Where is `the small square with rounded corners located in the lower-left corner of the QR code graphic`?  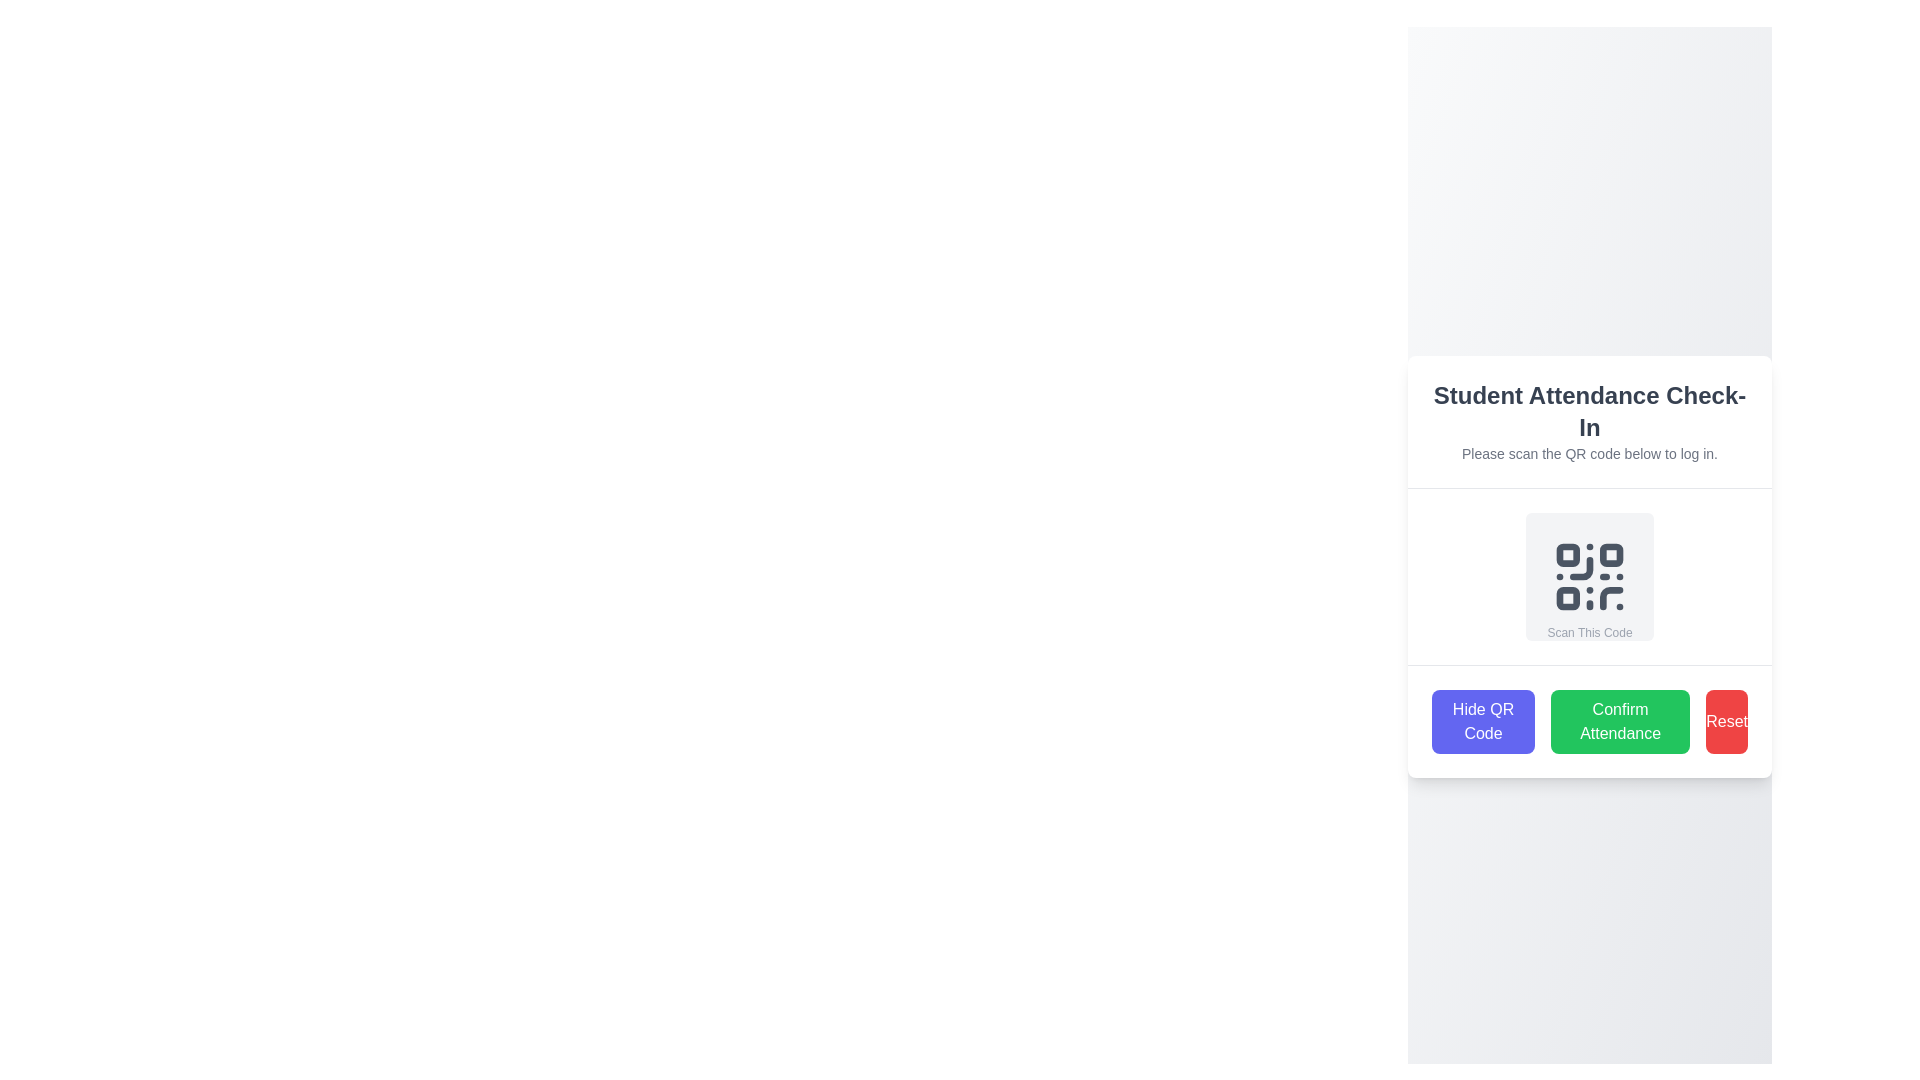 the small square with rounded corners located in the lower-left corner of the QR code graphic is located at coordinates (1567, 596).